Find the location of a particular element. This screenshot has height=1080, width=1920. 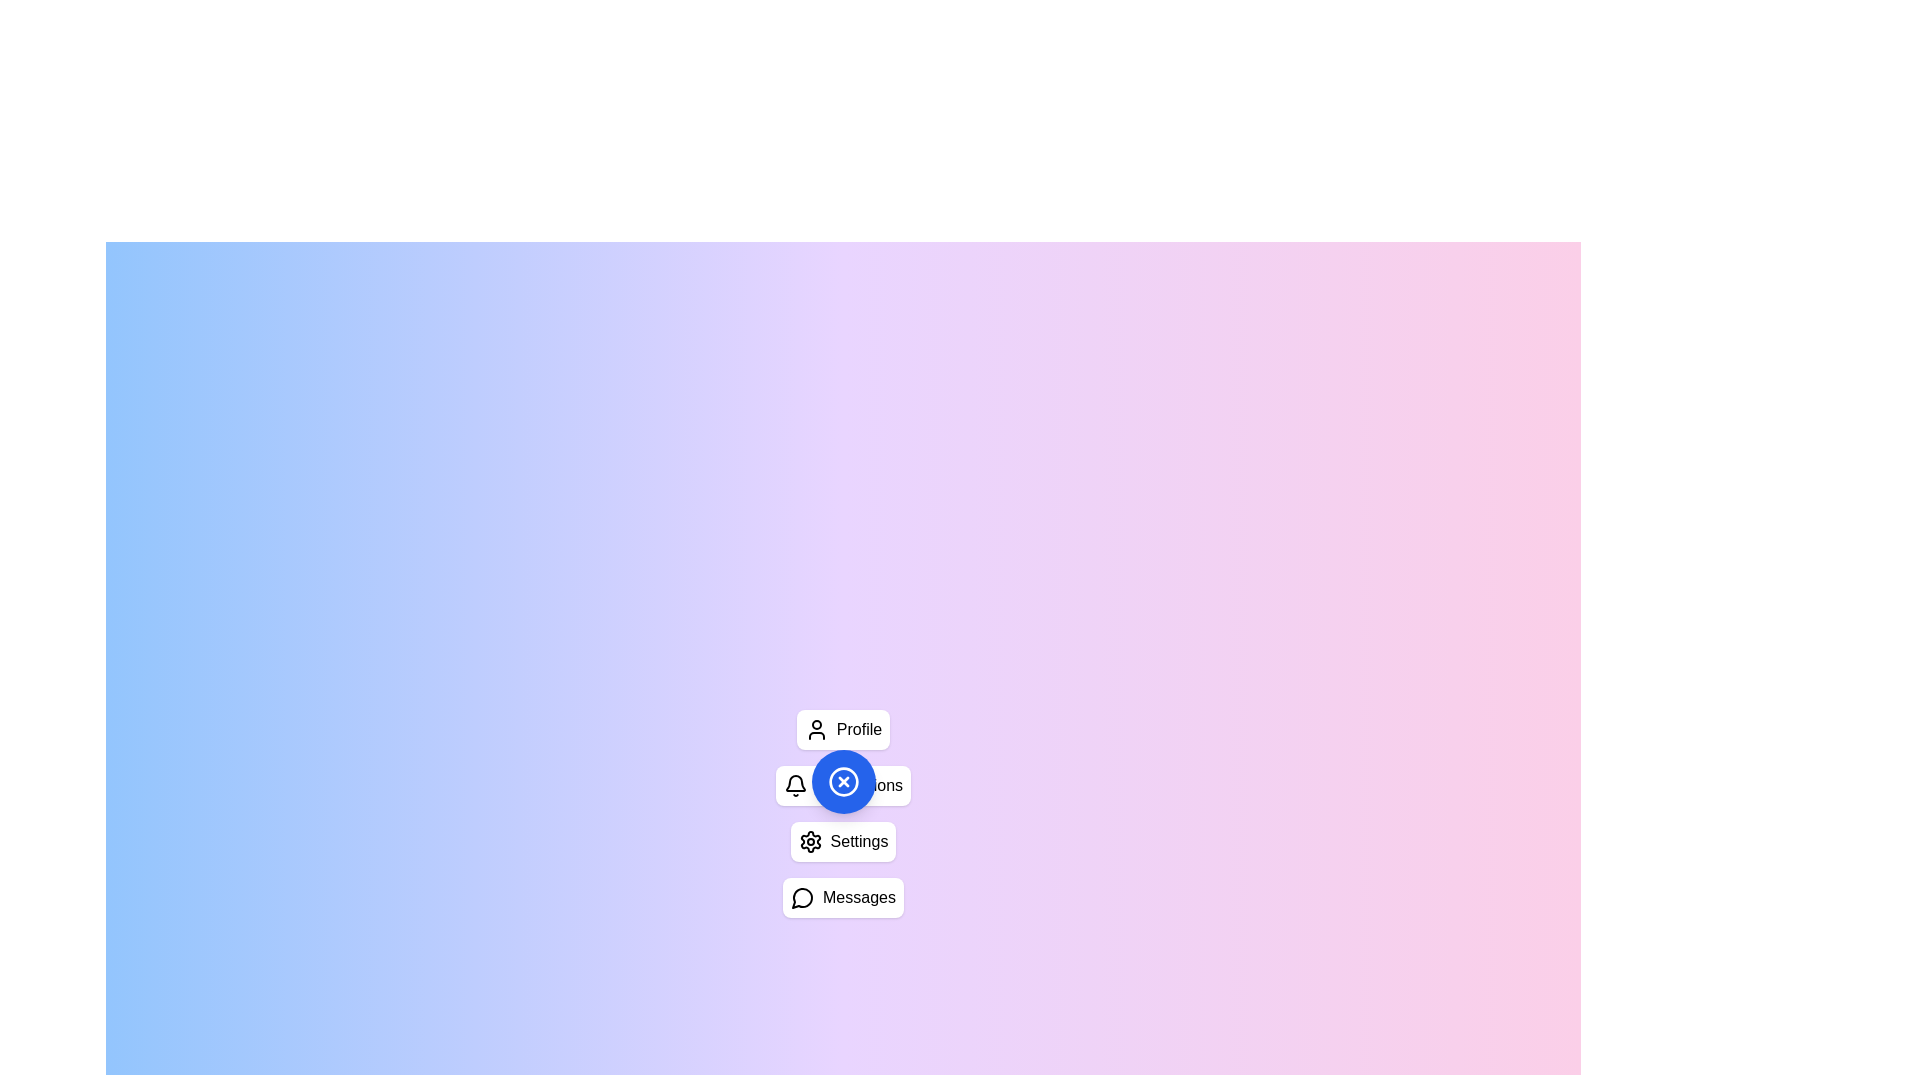

the 'Settings' button to select the 'Settings' action is located at coordinates (843, 841).